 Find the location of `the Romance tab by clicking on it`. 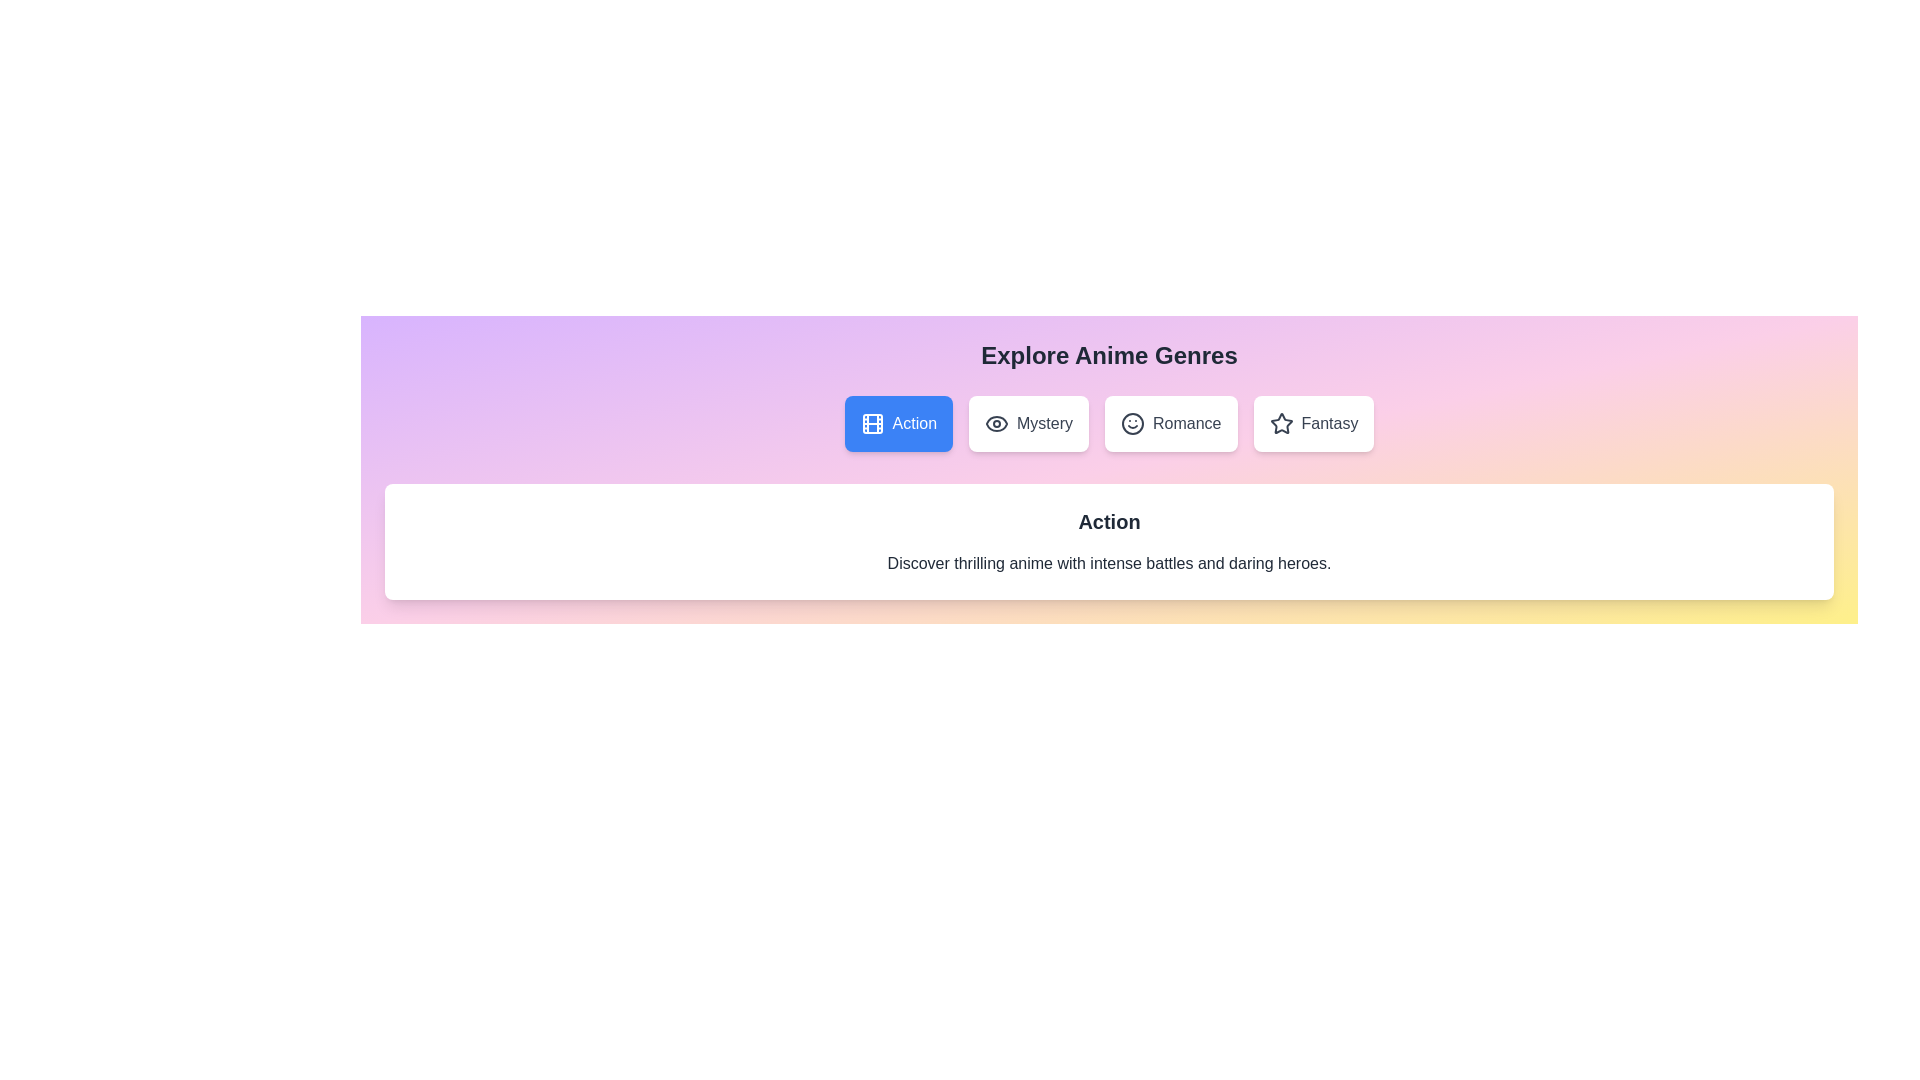

the Romance tab by clicking on it is located at coordinates (1171, 423).